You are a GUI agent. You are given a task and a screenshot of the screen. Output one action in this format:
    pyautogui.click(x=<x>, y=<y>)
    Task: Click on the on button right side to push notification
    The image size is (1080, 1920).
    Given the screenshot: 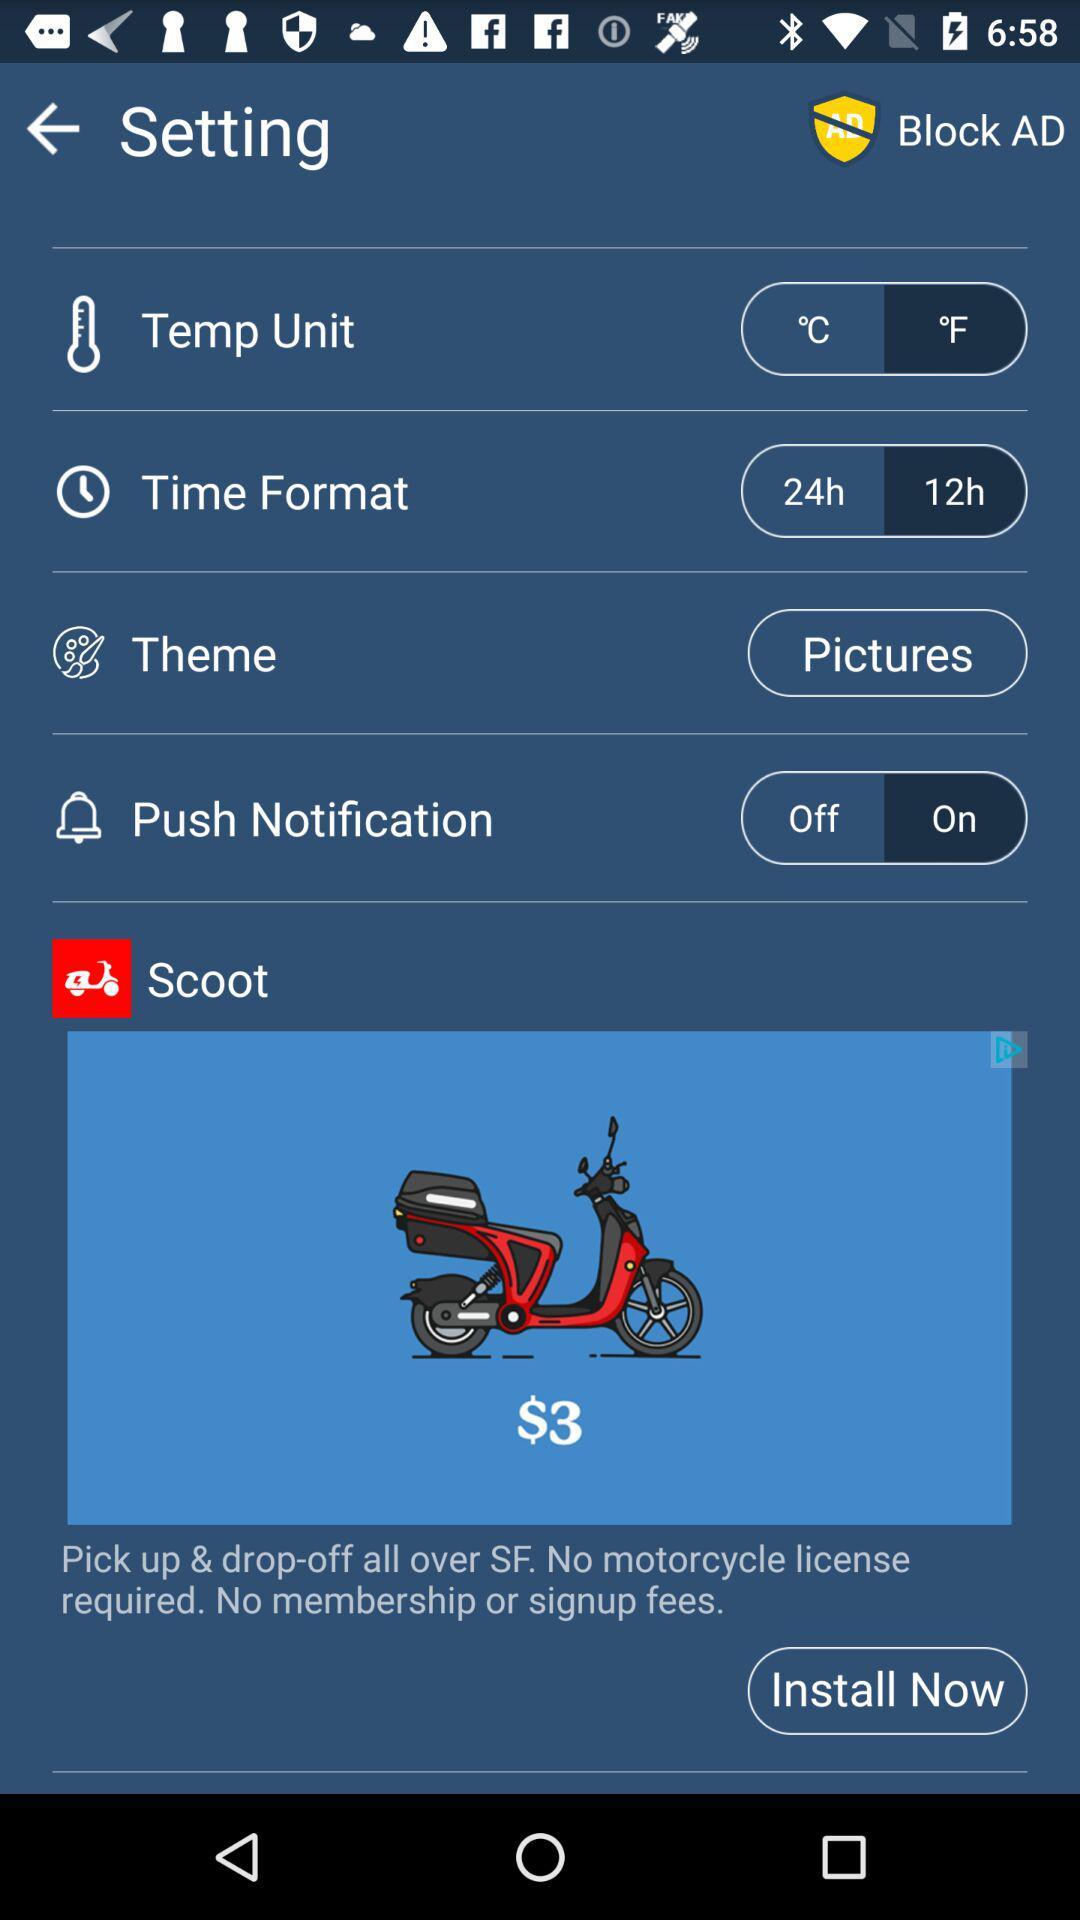 What is the action you would take?
    pyautogui.click(x=953, y=817)
    